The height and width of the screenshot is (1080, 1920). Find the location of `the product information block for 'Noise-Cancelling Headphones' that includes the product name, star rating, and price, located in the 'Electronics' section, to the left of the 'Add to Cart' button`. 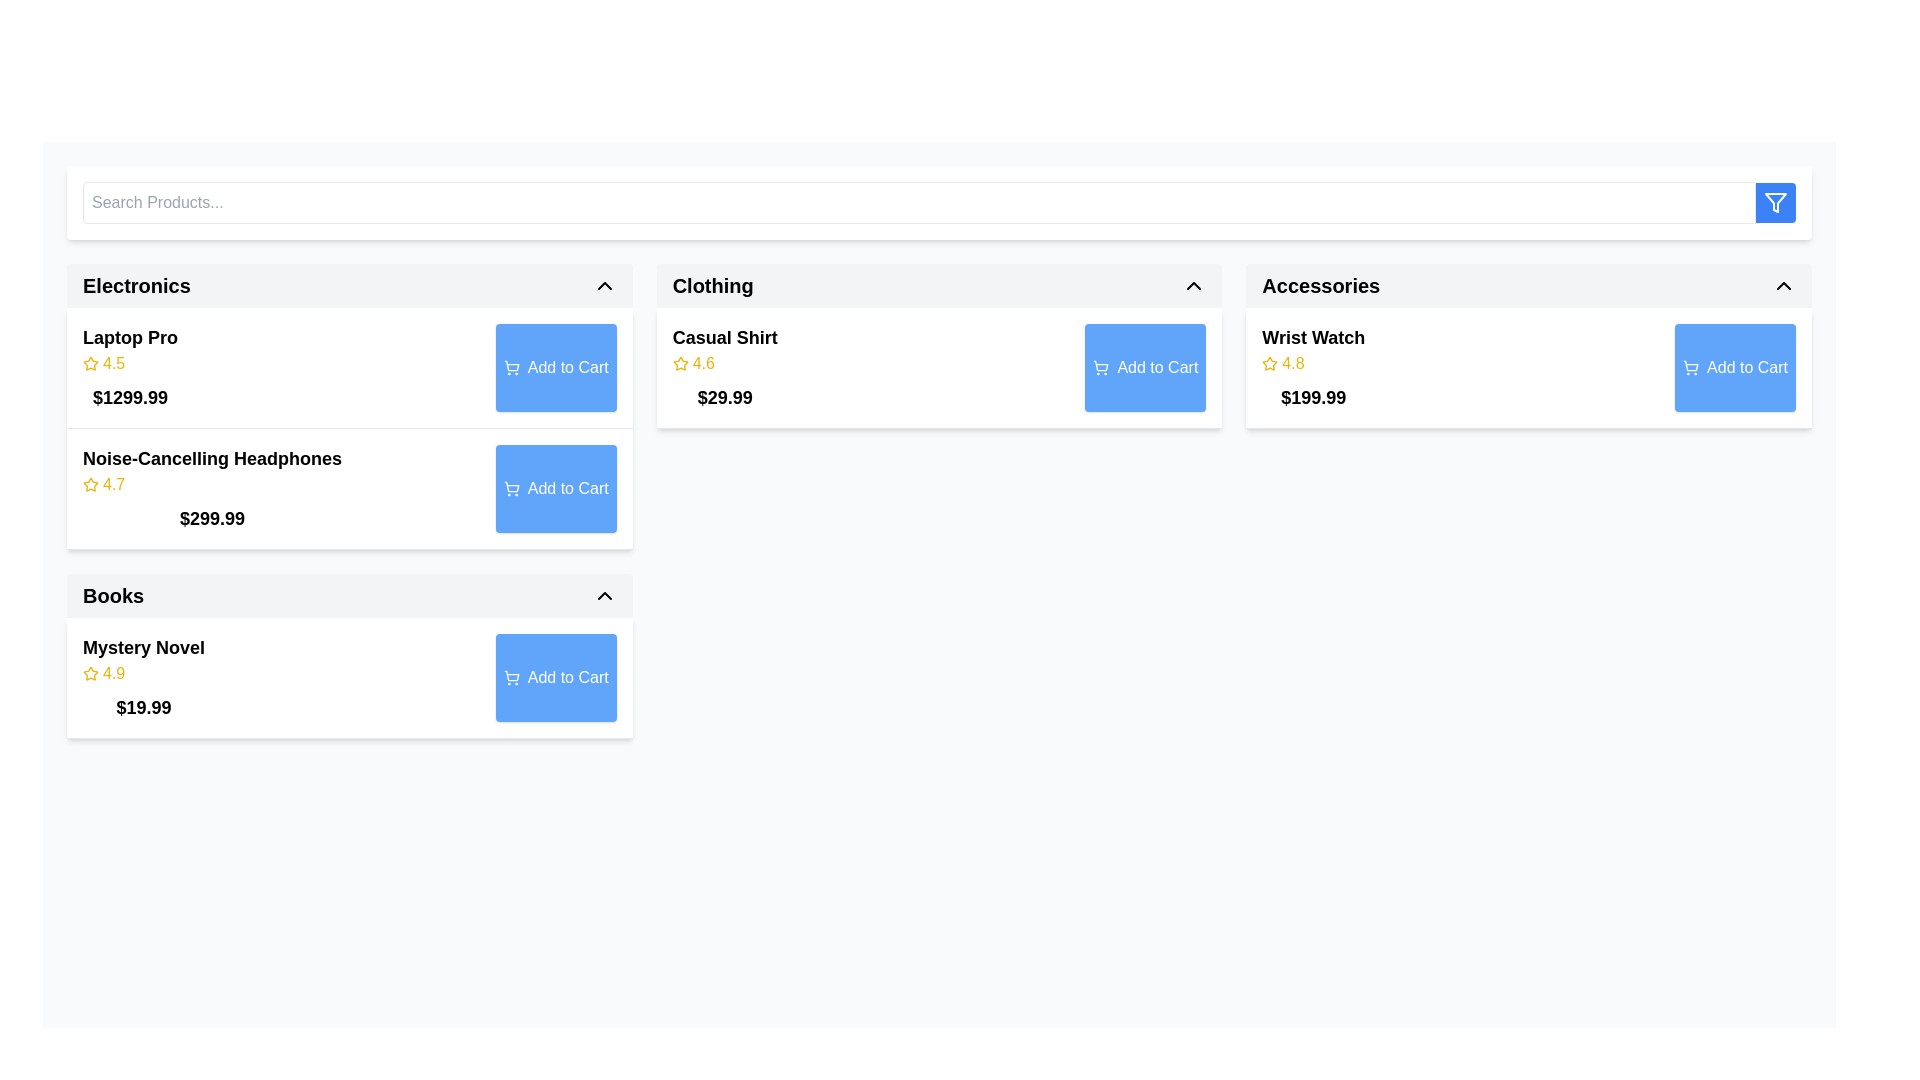

the product information block for 'Noise-Cancelling Headphones' that includes the product name, star rating, and price, located in the 'Electronics' section, to the left of the 'Add to Cart' button is located at coordinates (212, 489).